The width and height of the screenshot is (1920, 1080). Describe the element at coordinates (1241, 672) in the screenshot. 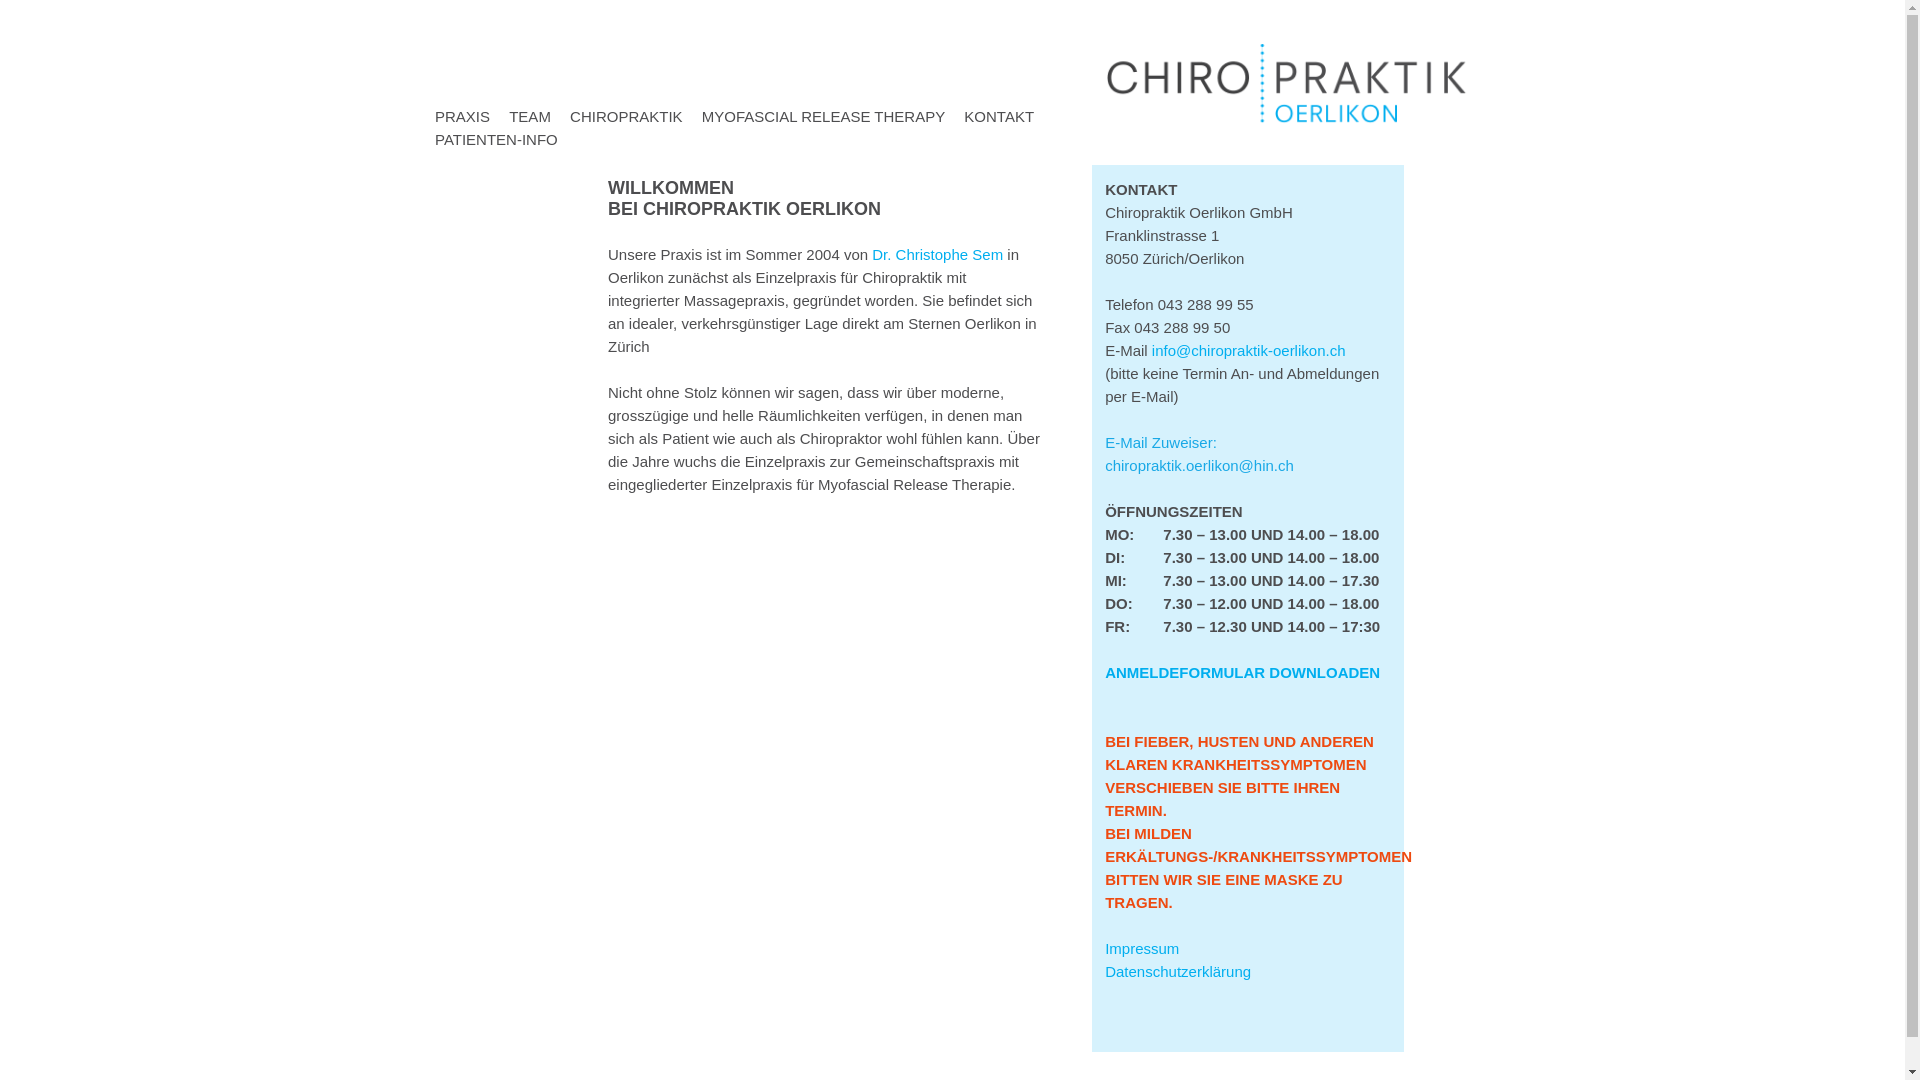

I see `'ANMELDEFORMULAR DOWNLOADEN'` at that location.